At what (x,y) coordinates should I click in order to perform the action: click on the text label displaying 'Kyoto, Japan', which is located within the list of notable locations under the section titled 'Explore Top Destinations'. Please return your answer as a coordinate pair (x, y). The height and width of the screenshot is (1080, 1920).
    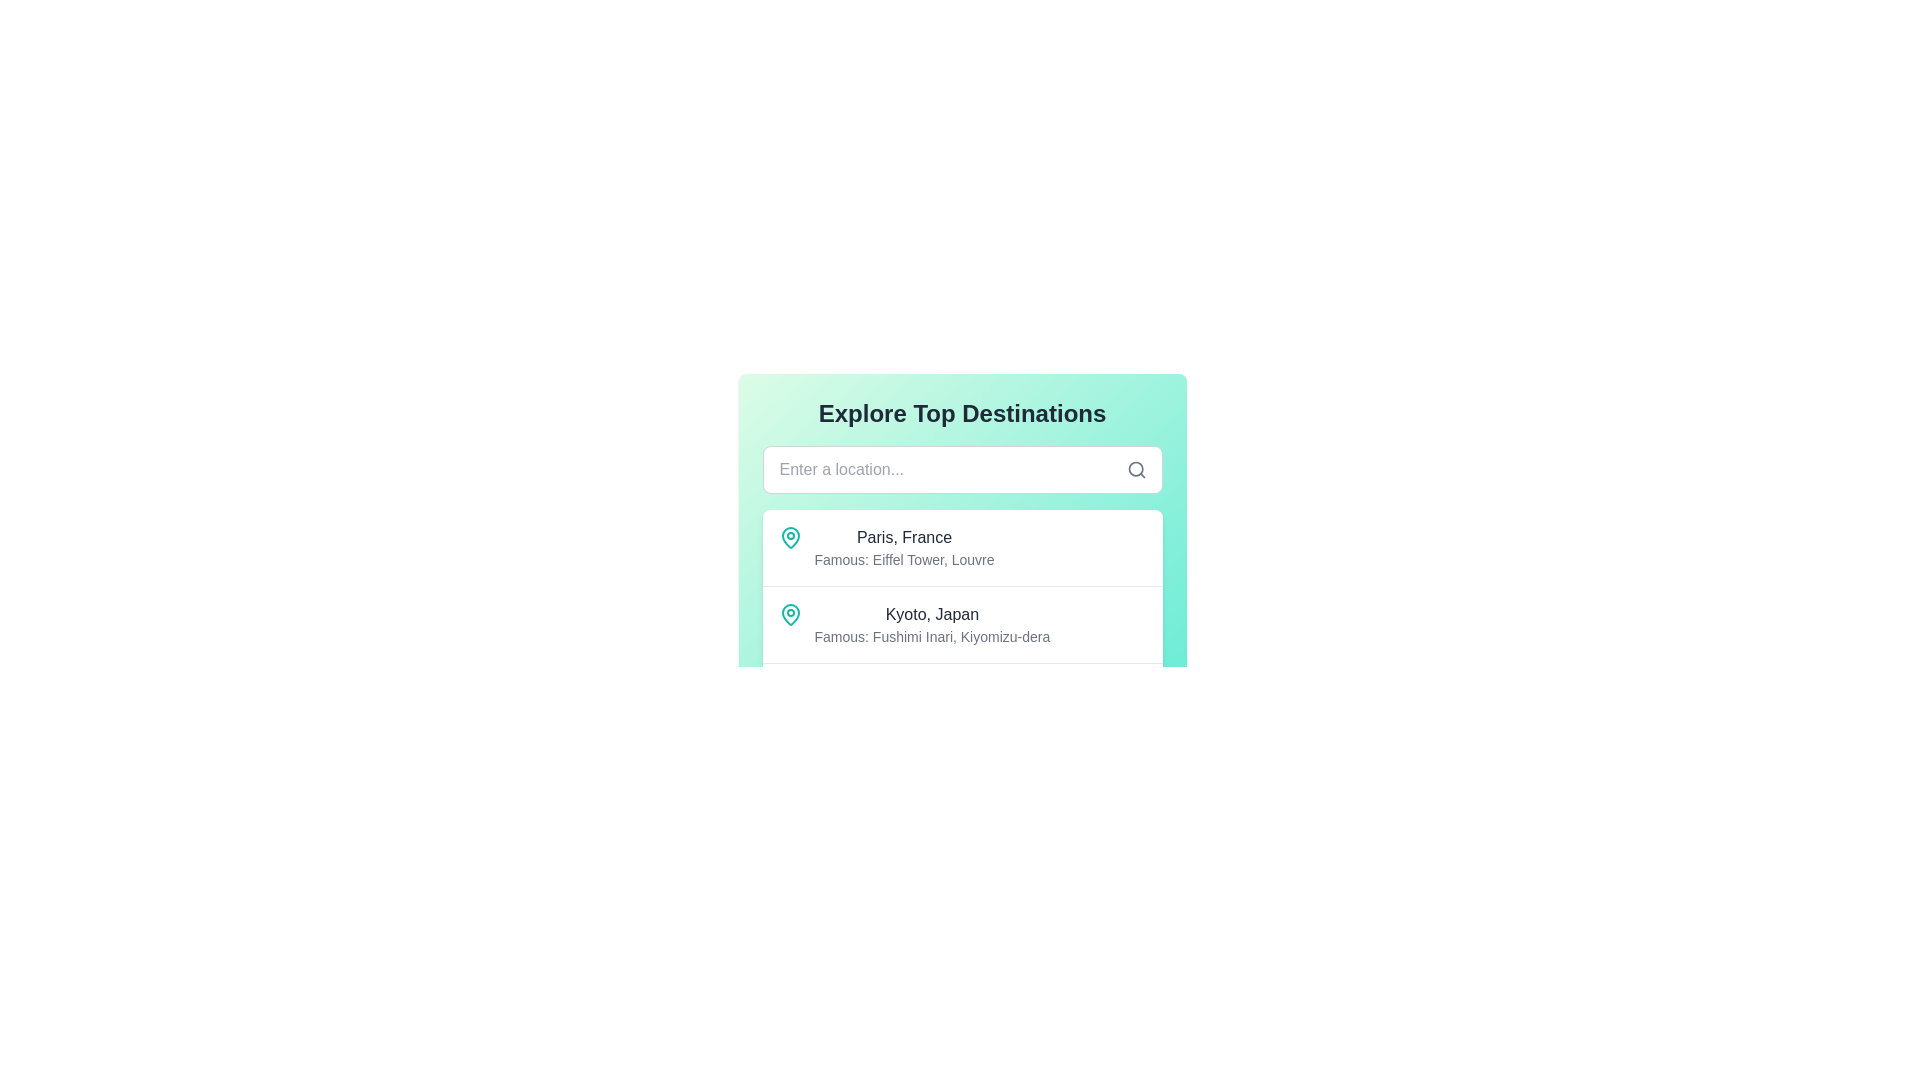
    Looking at the image, I should click on (931, 613).